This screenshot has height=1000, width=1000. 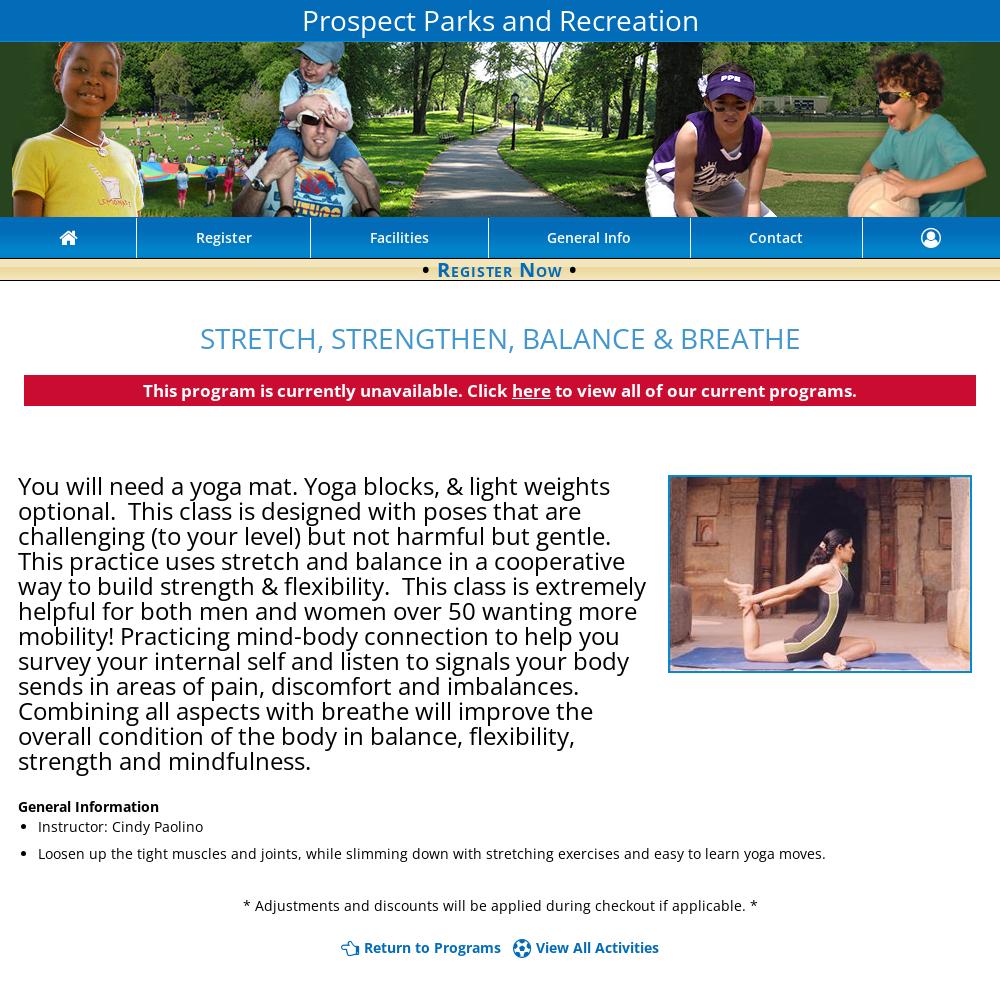 I want to click on 'General Information', so click(x=87, y=805).